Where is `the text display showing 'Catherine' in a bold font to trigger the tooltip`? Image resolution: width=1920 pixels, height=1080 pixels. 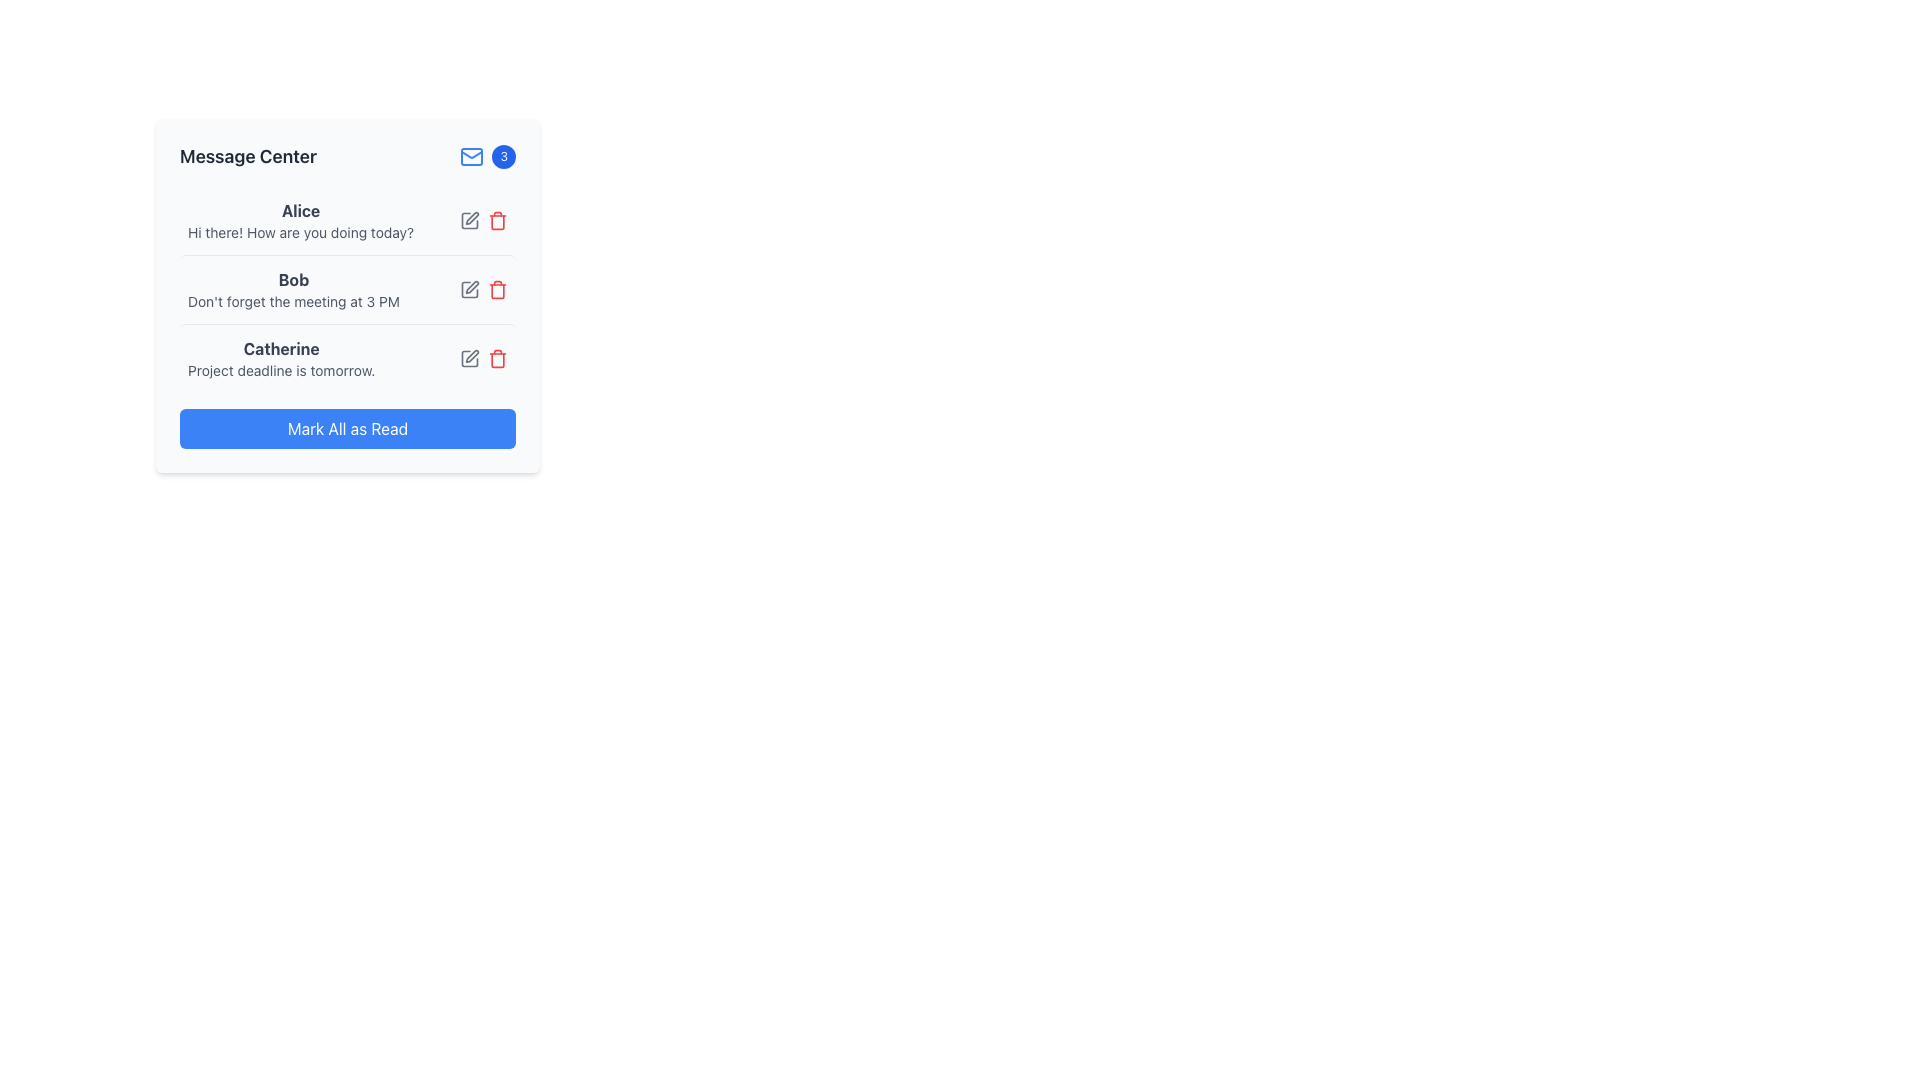 the text display showing 'Catherine' in a bold font to trigger the tooltip is located at coordinates (280, 347).